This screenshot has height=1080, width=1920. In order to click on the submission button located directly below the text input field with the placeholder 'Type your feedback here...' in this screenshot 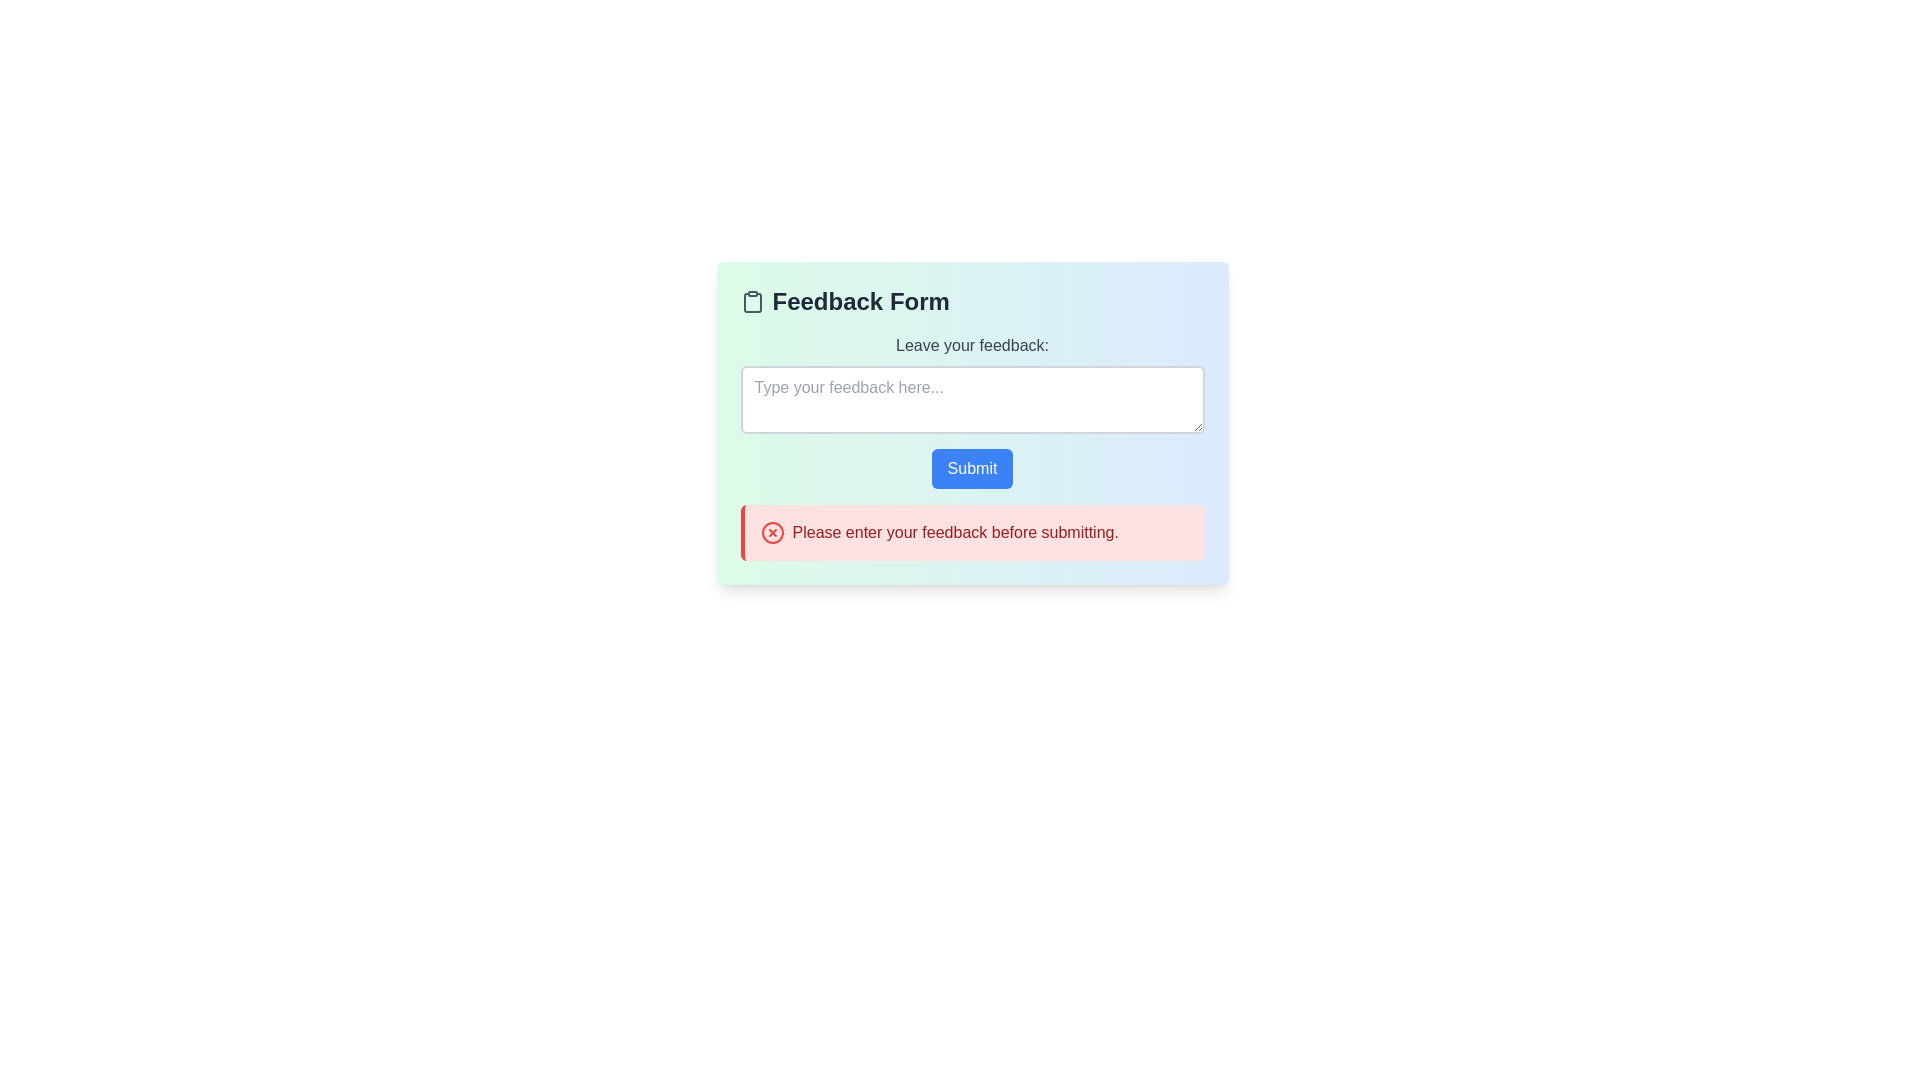, I will do `click(972, 469)`.